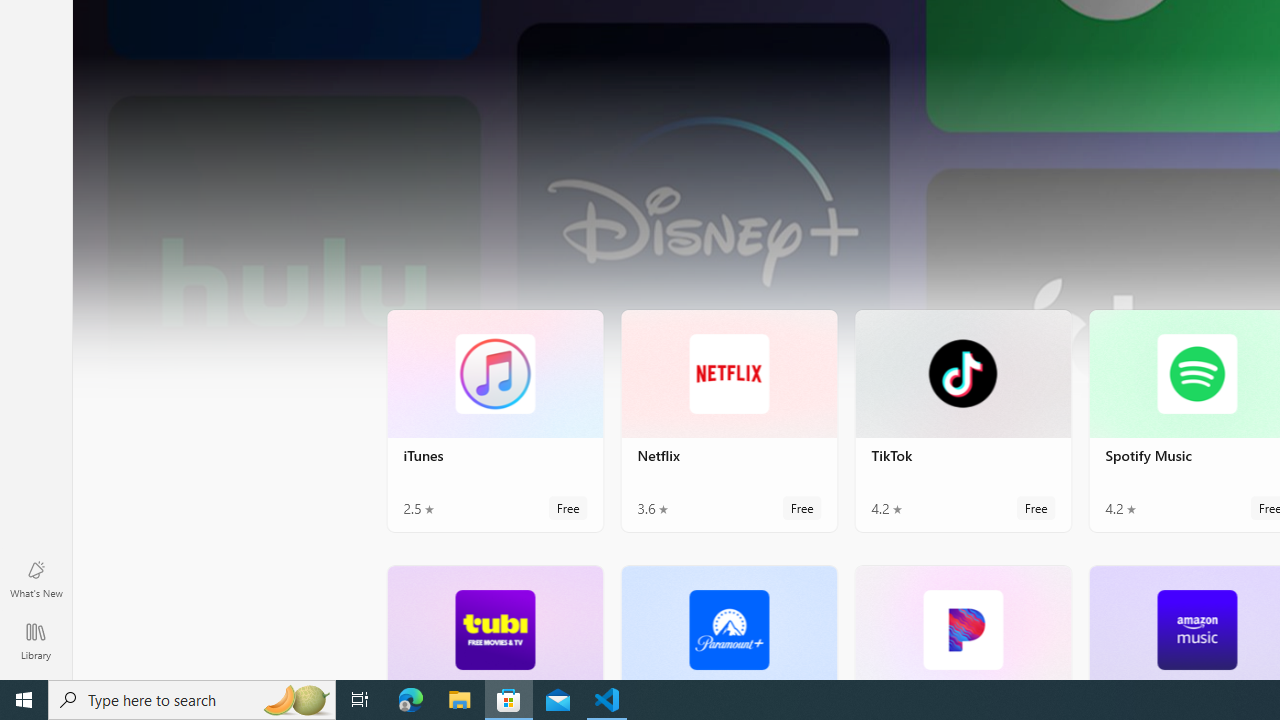 This screenshot has width=1280, height=720. What do you see at coordinates (727, 621) in the screenshot?
I see `'Paramount+. Average rating of 4.1 out of five stars. Free  '` at bounding box center [727, 621].